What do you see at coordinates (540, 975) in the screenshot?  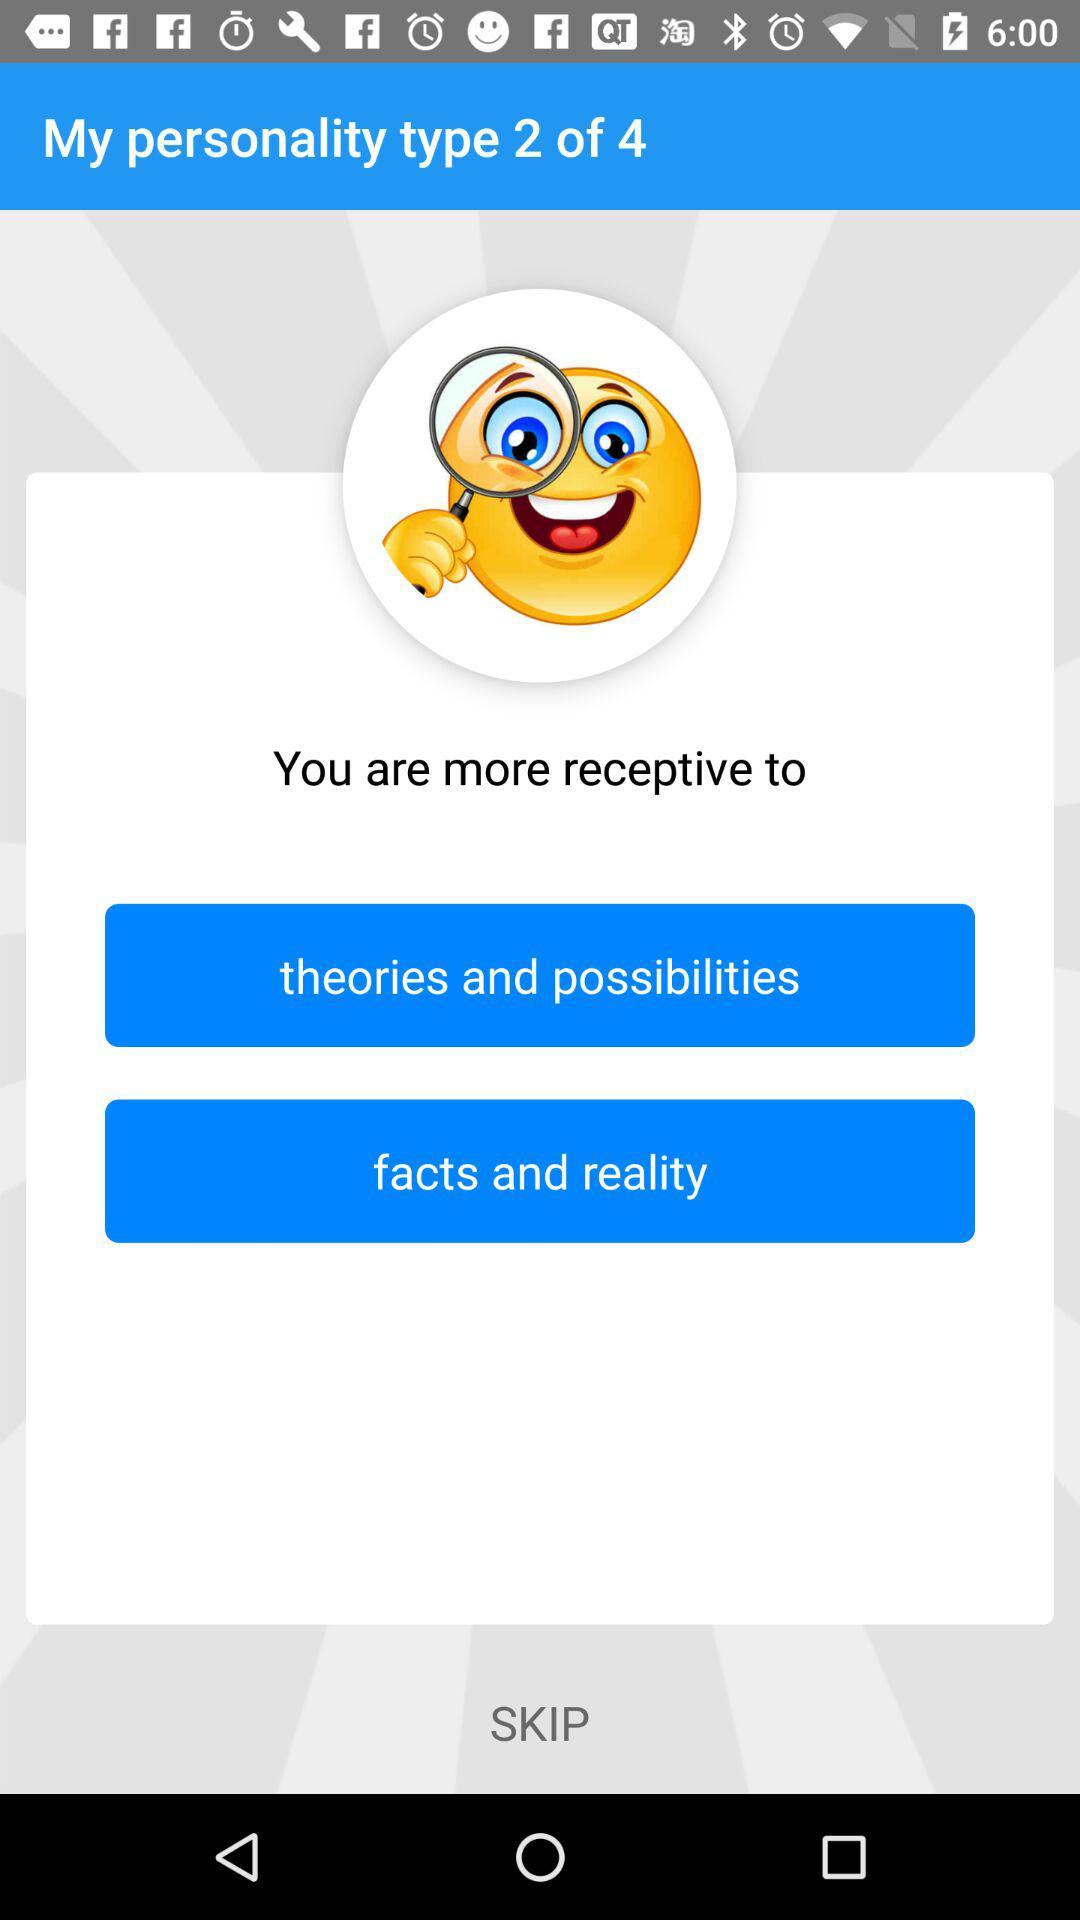 I see `the theories and possibilities` at bounding box center [540, 975].